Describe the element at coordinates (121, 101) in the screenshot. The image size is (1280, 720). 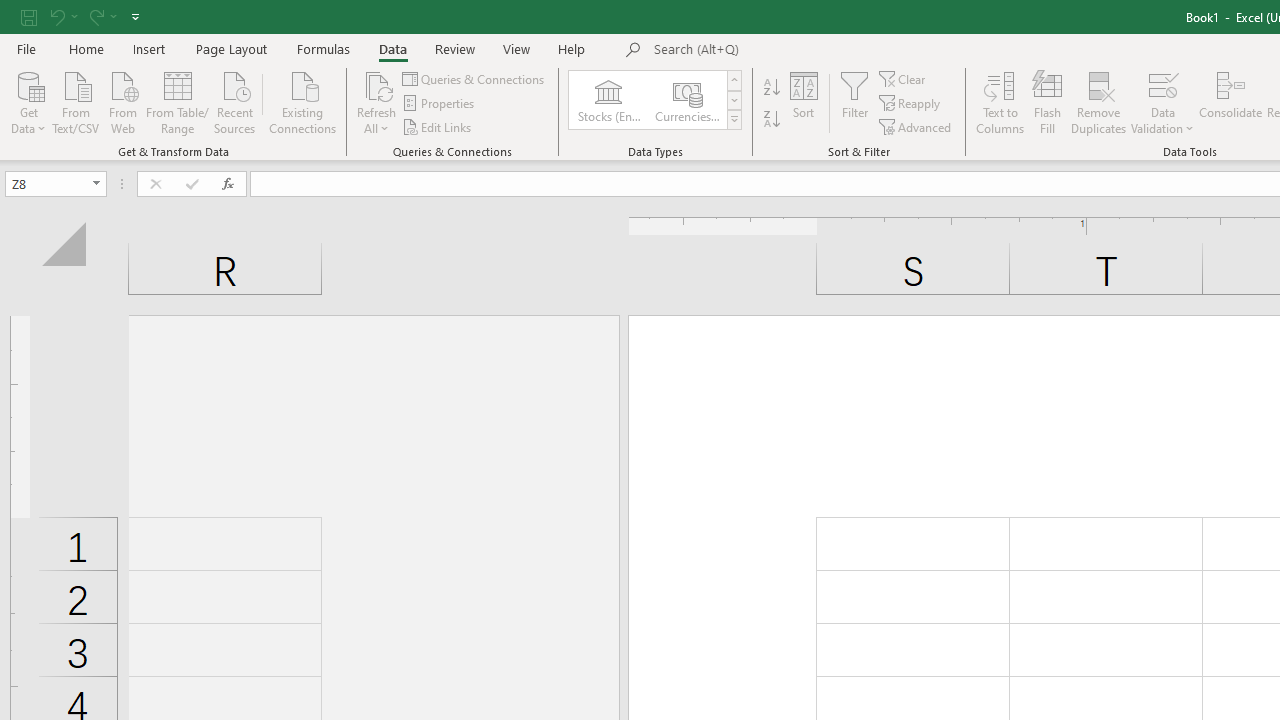
I see `'From Web'` at that location.